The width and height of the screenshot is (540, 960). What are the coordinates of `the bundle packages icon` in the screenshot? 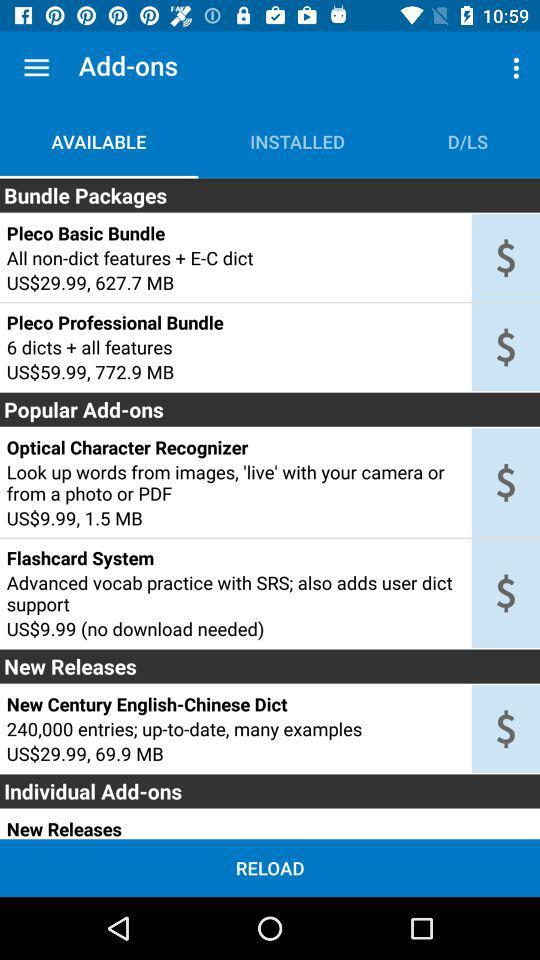 It's located at (270, 195).